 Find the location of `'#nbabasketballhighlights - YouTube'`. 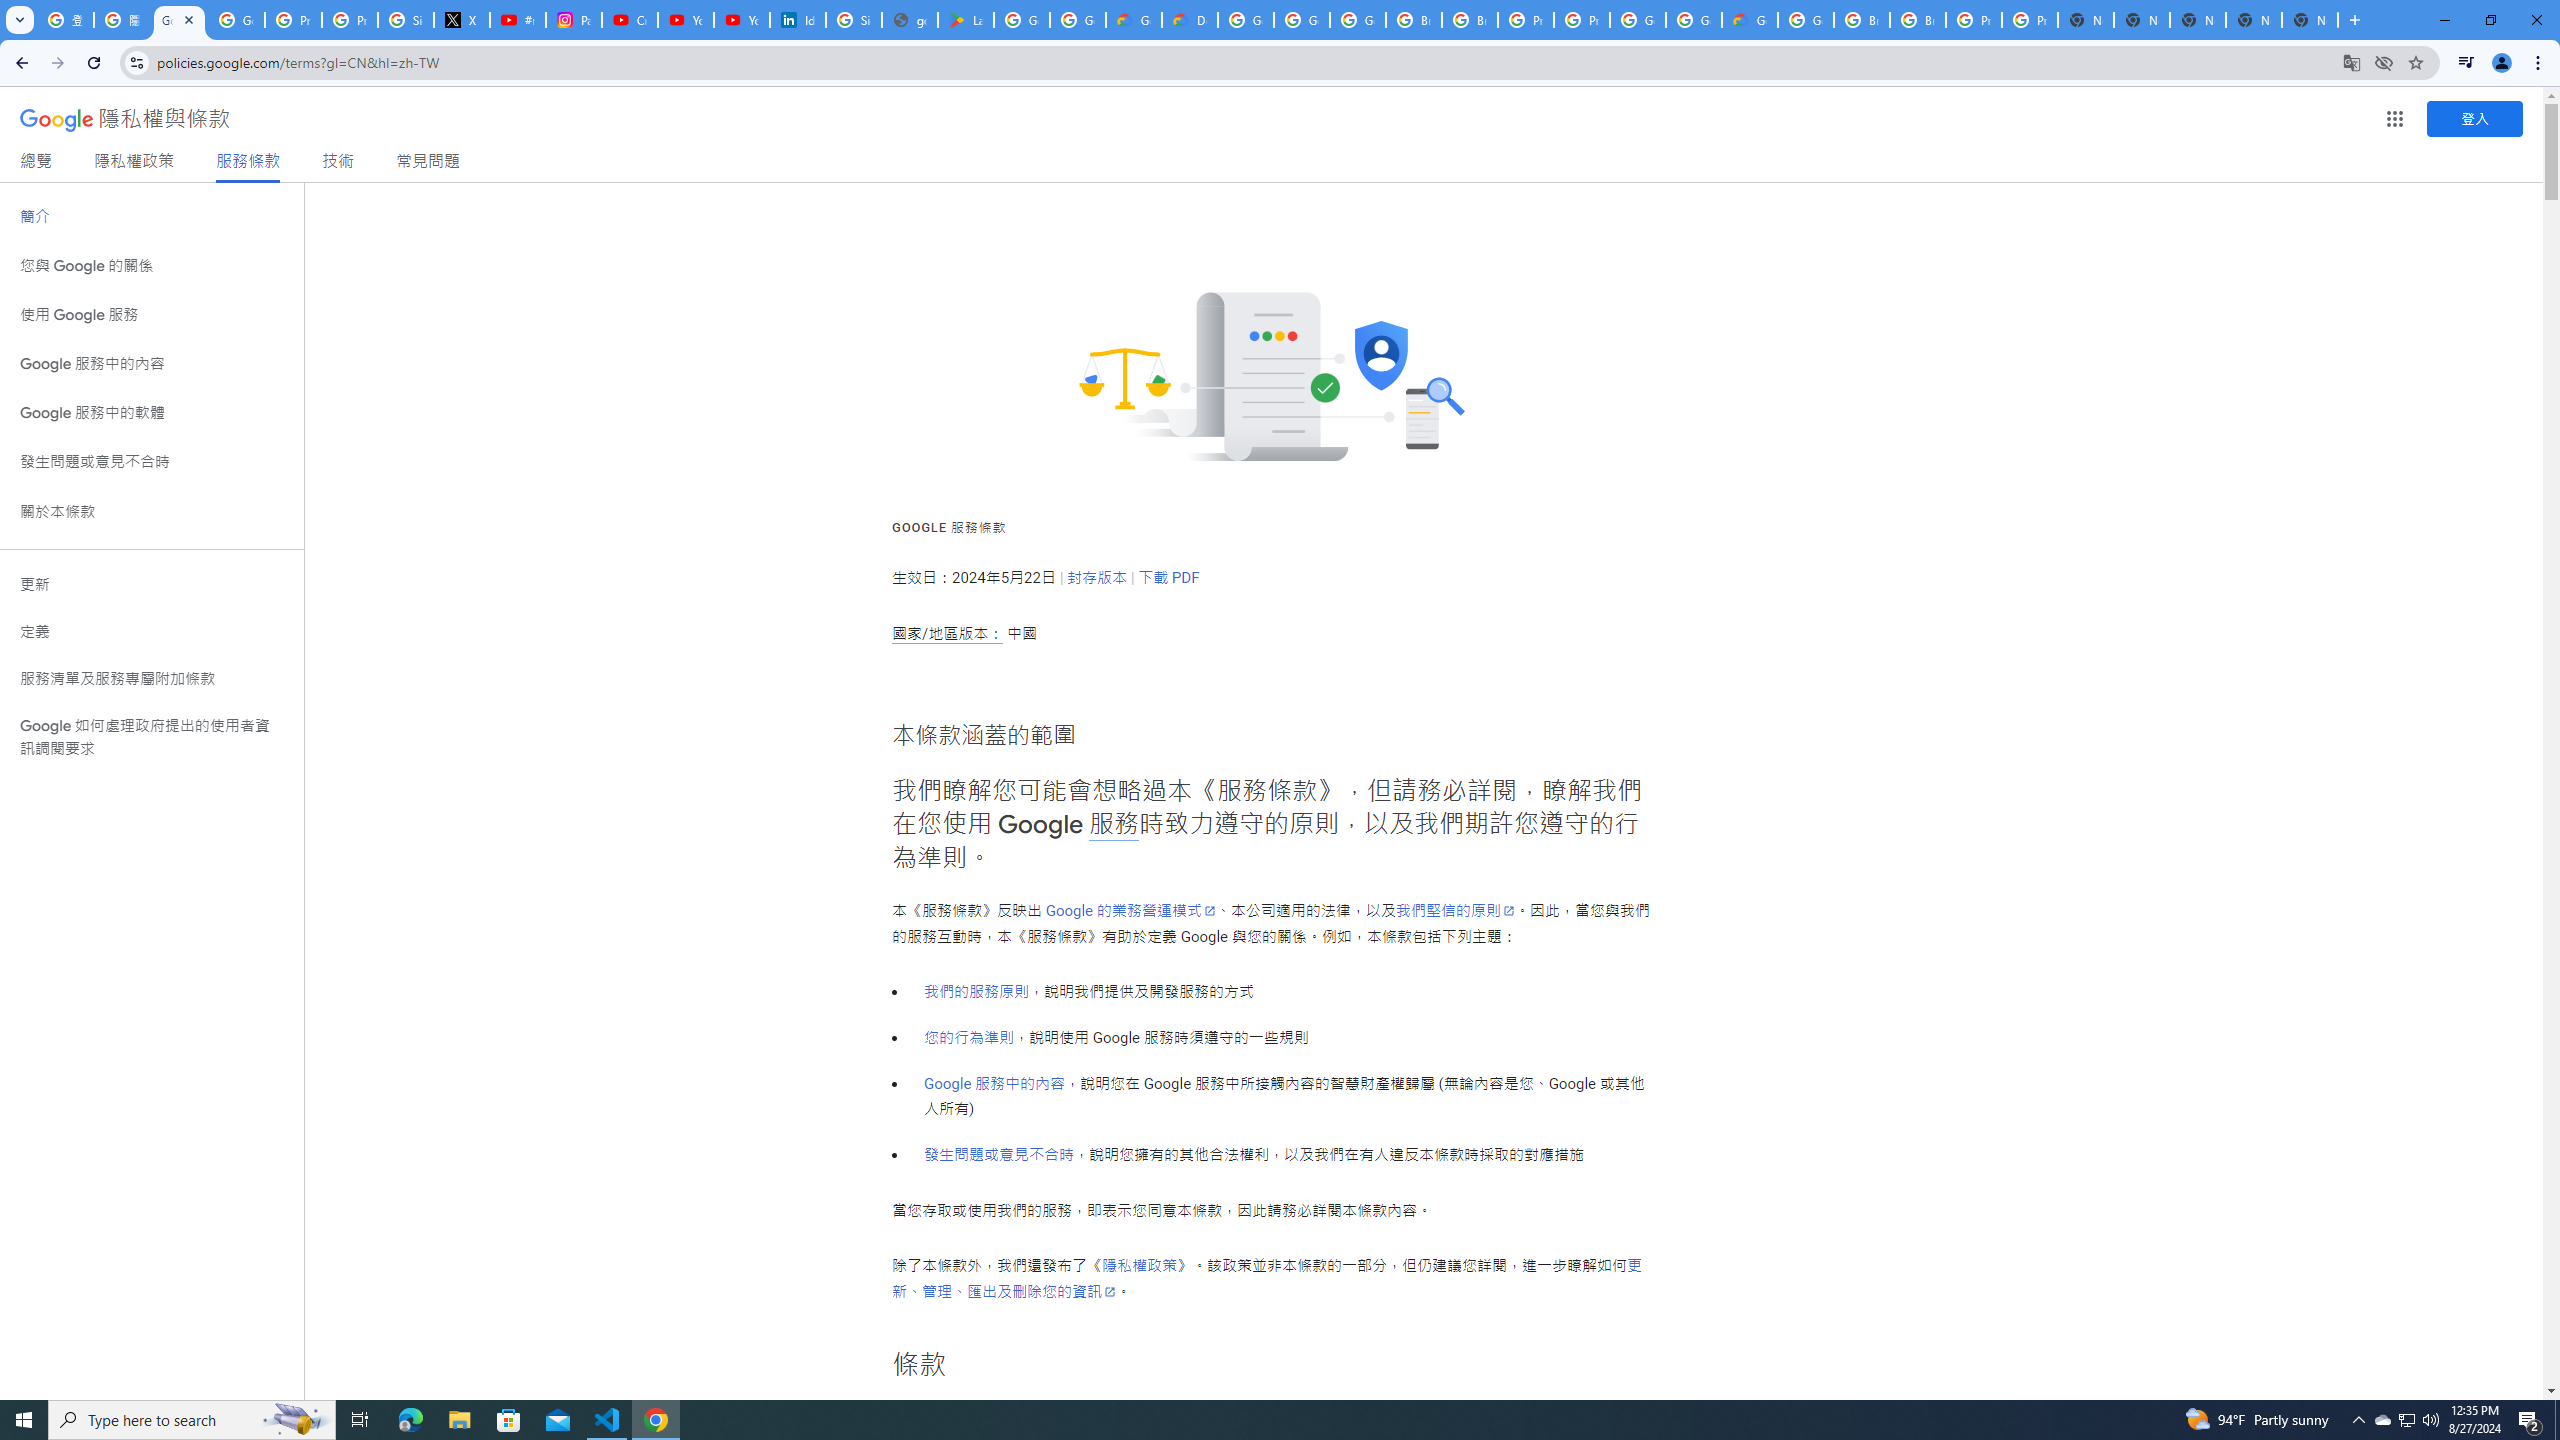

'#nbabasketballhighlights - YouTube' is located at coordinates (517, 19).